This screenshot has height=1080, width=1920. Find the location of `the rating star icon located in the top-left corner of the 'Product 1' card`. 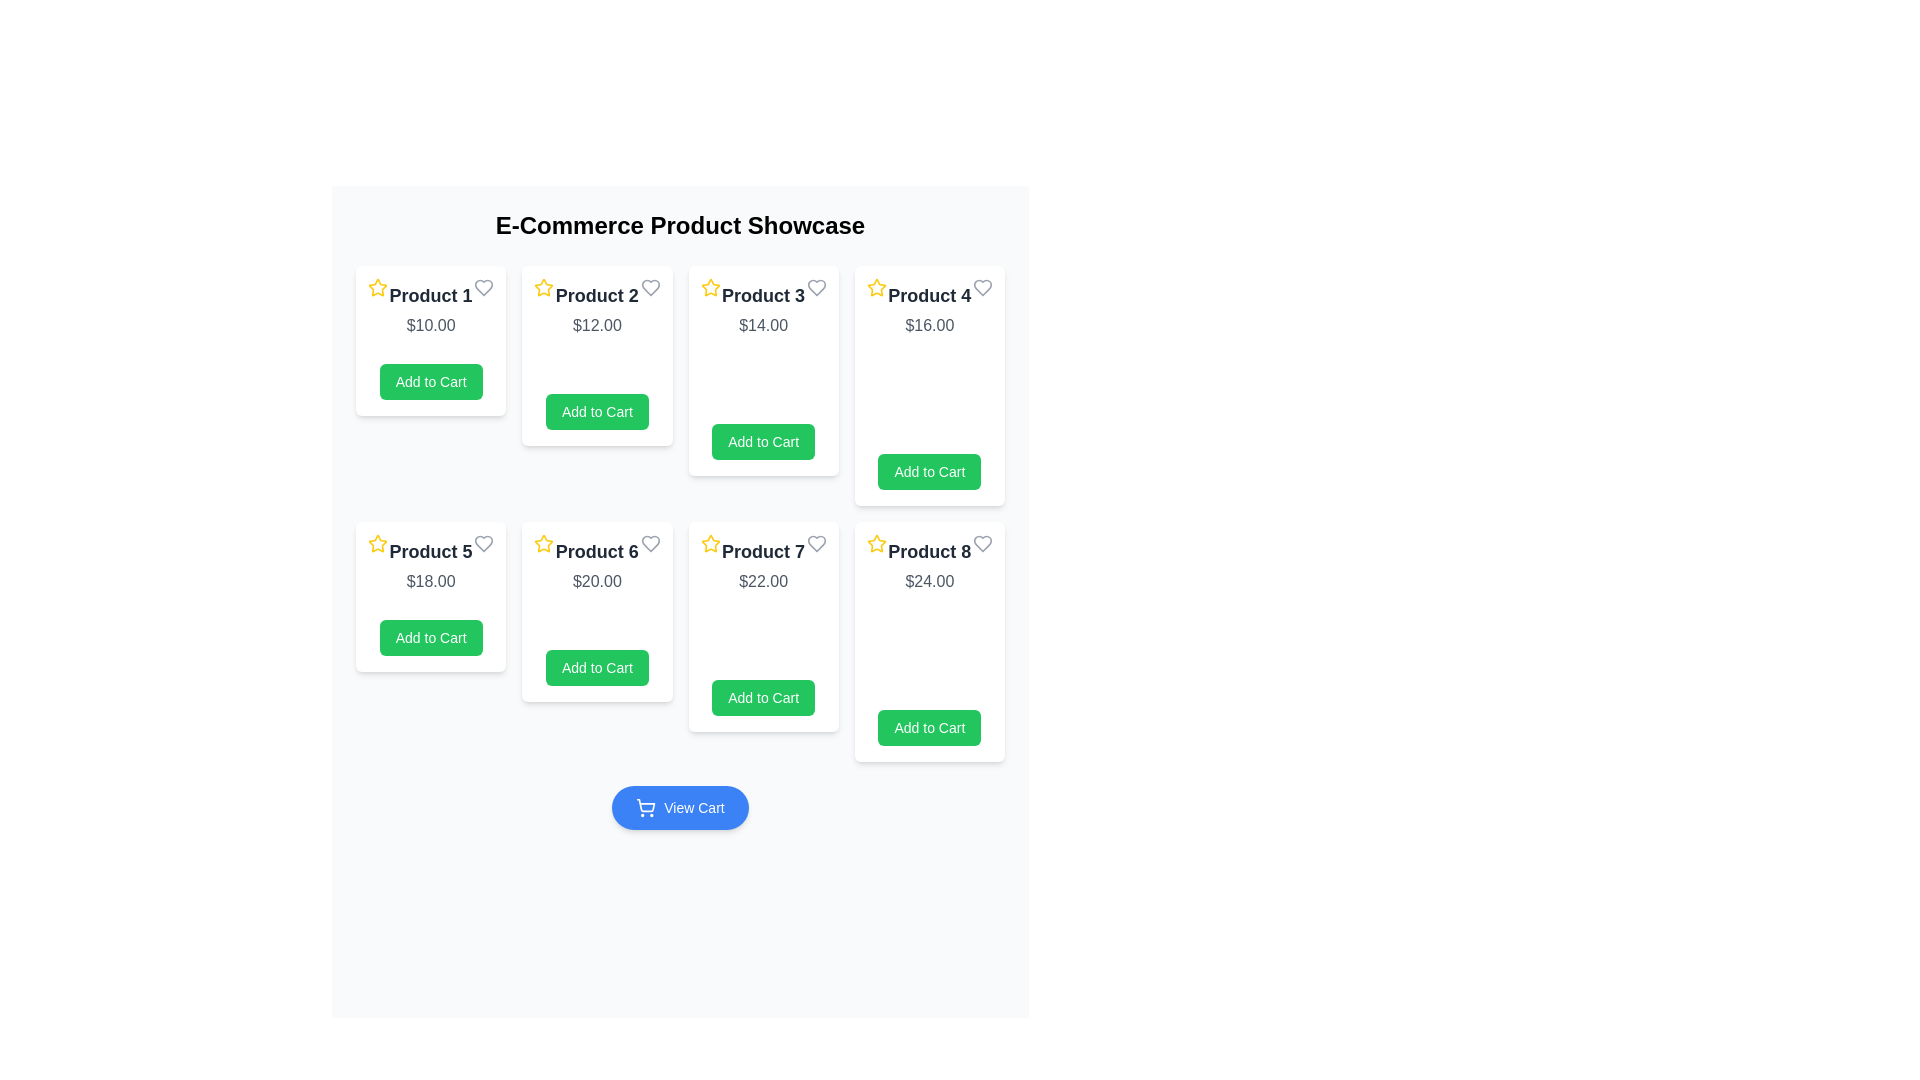

the rating star icon located in the top-left corner of the 'Product 1' card is located at coordinates (378, 287).